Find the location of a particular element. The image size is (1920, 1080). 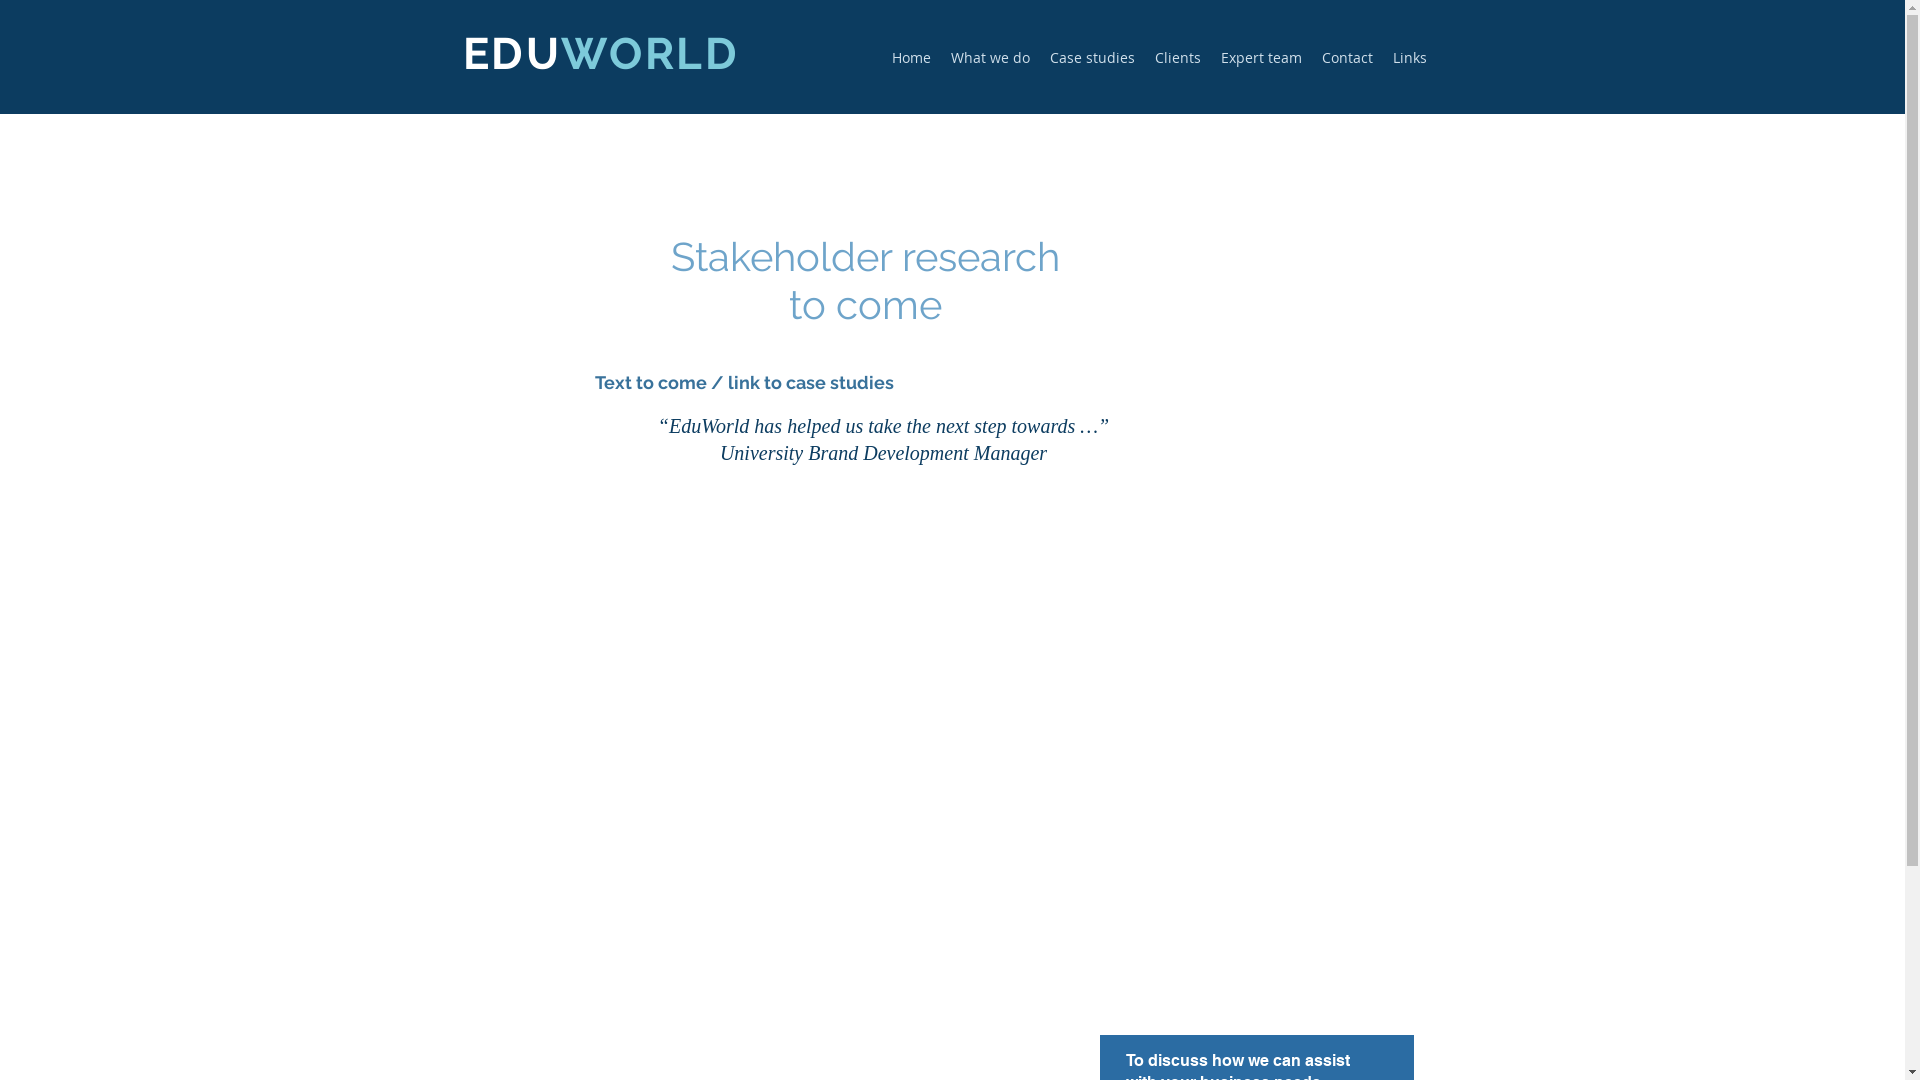

'EDUWORLD' is located at coordinates (599, 52).